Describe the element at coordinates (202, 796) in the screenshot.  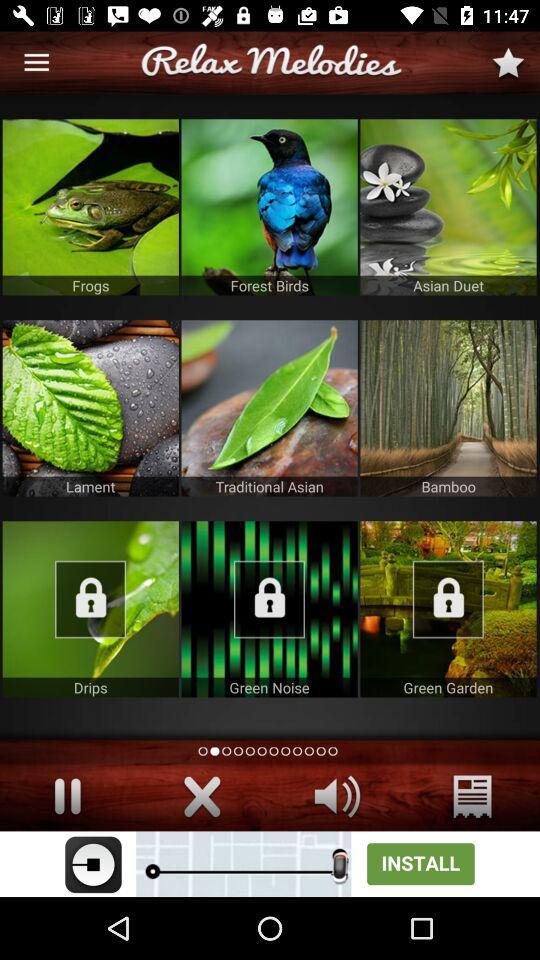
I see `closing the relax melodies` at that location.